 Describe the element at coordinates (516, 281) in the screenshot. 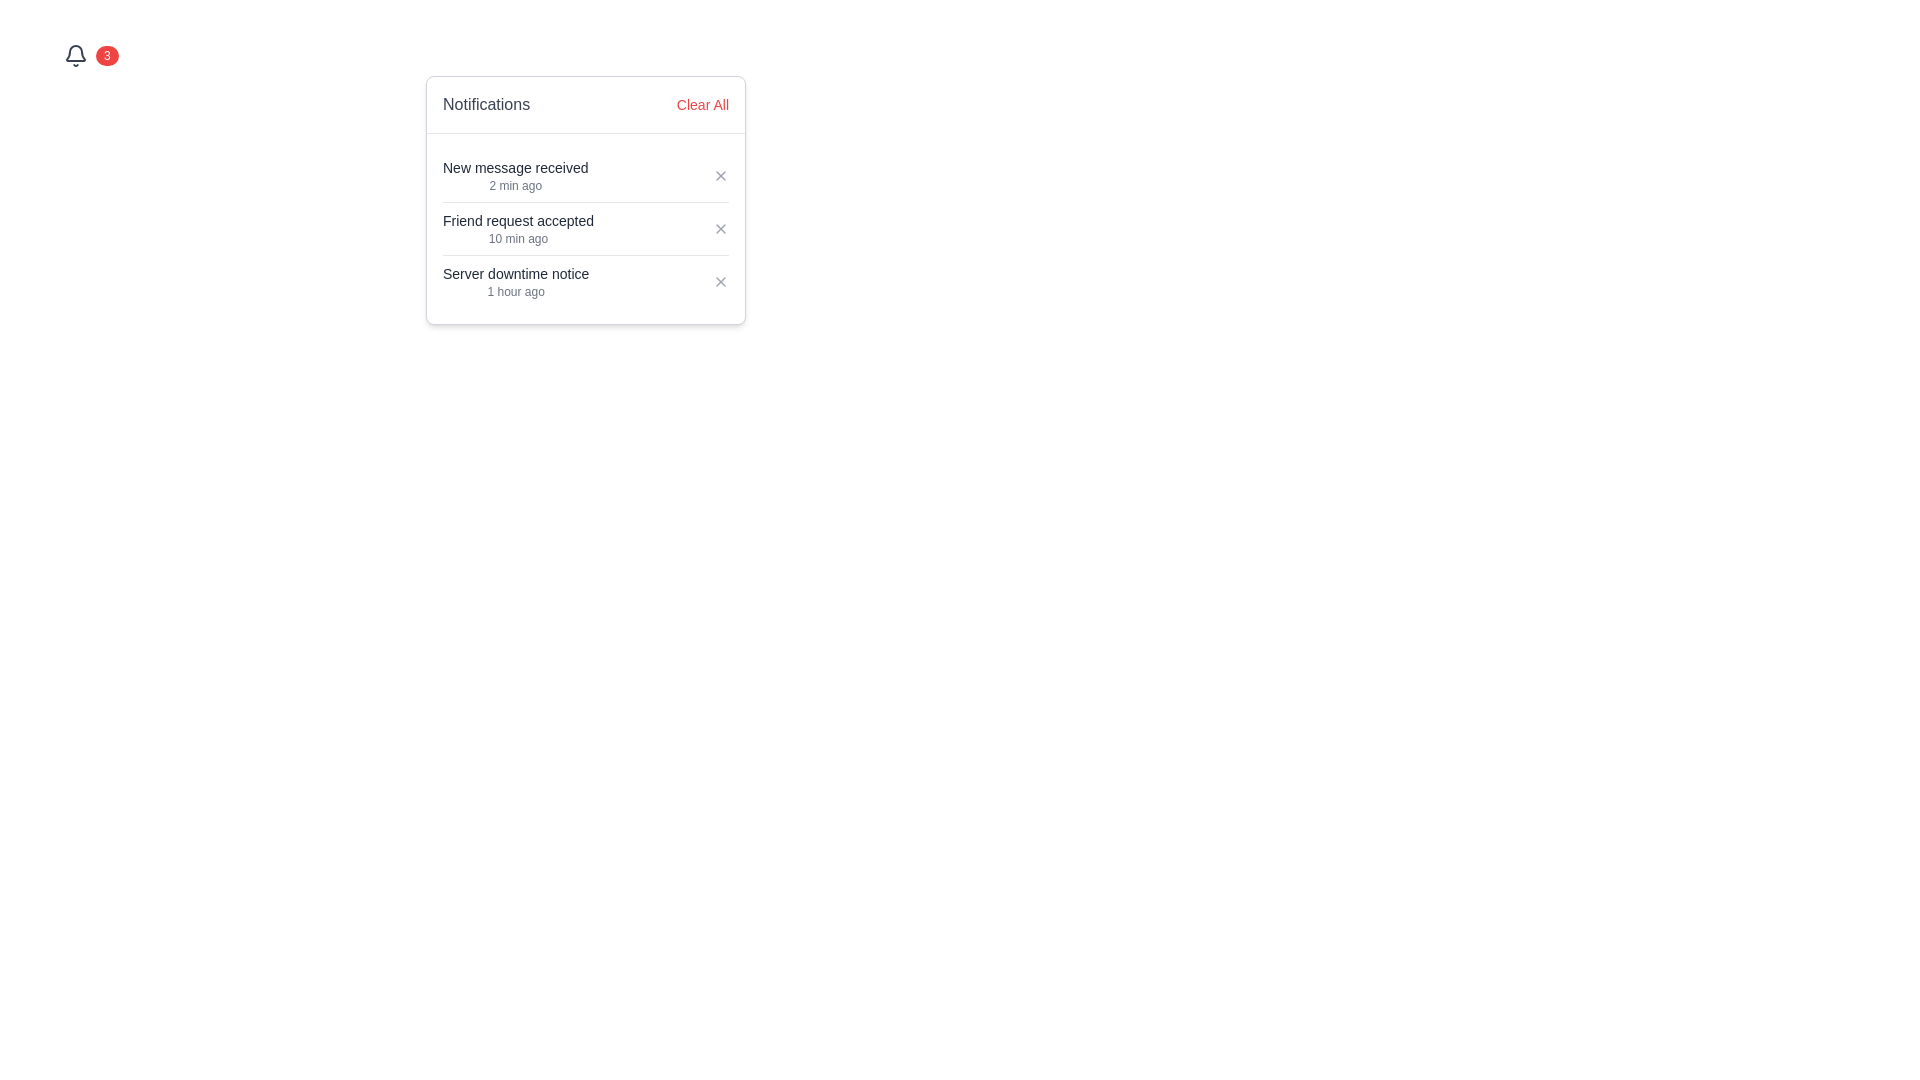

I see `the text notification item with the heading 'Server downtime notice' and timestamp '1 hour ago'` at that location.